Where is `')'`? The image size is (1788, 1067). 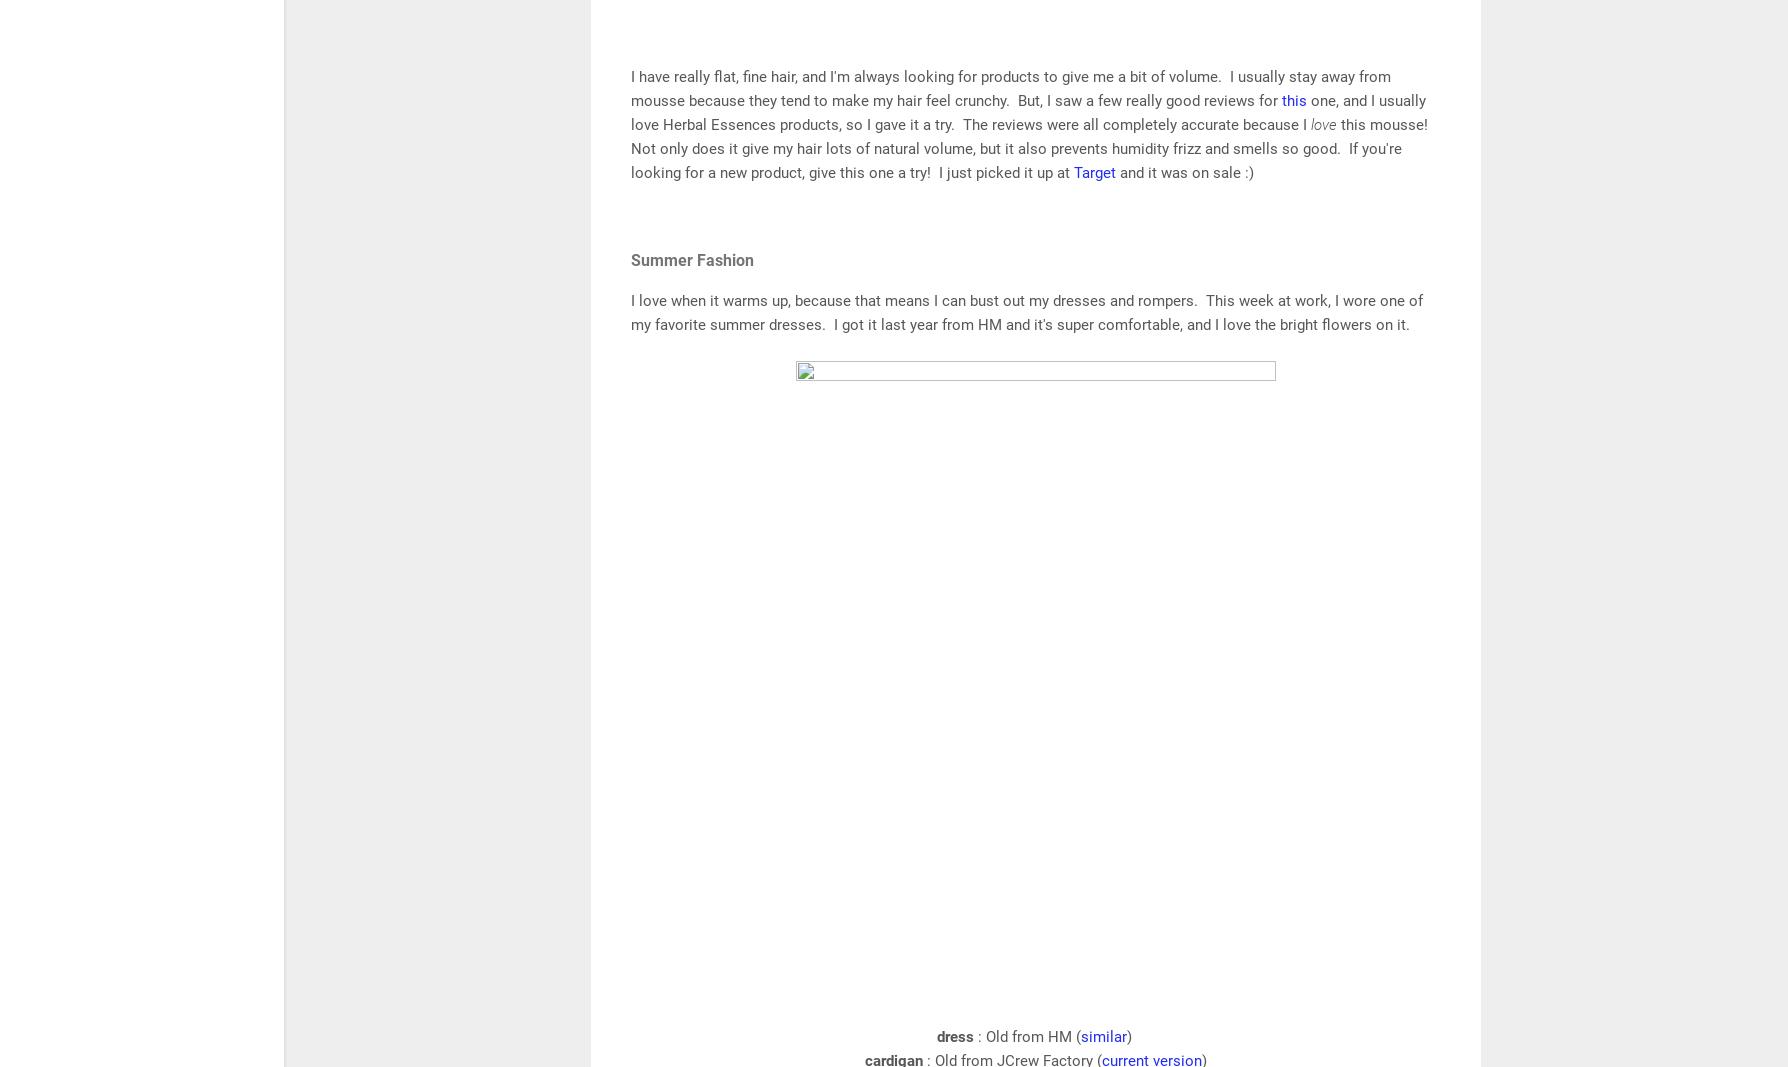 ')' is located at coordinates (1129, 1037).